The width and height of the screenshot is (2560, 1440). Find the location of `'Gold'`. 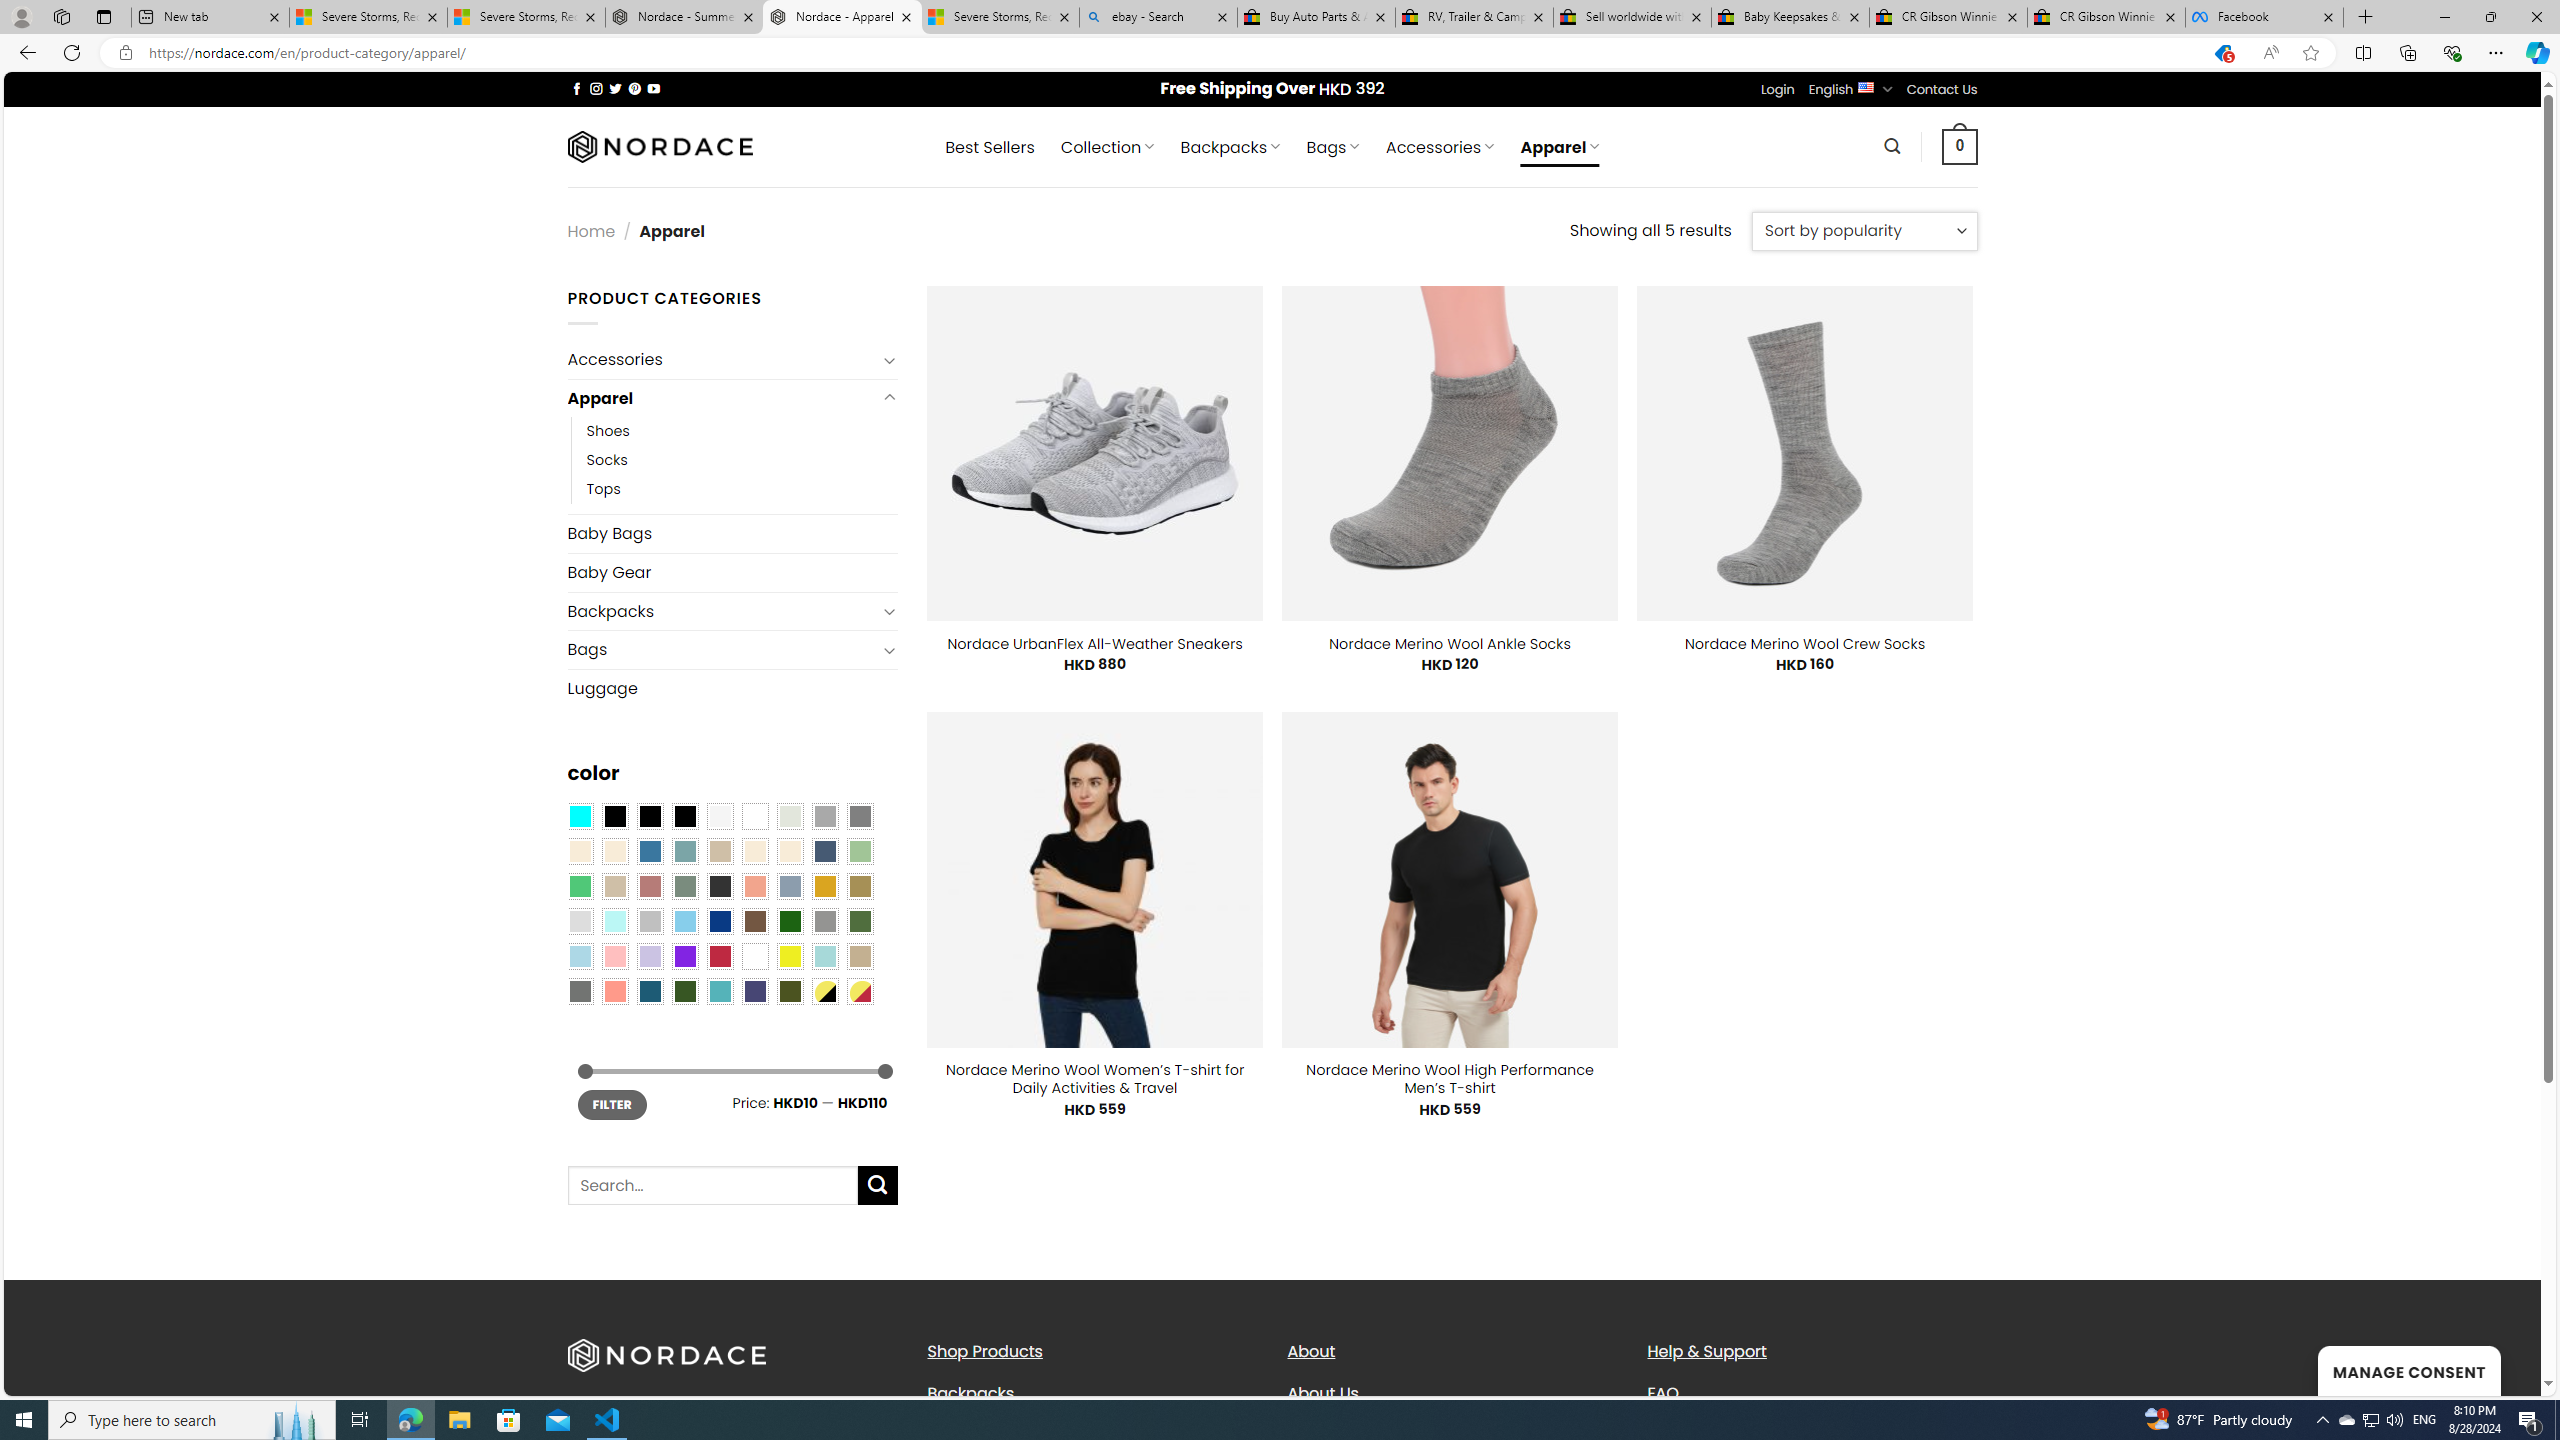

'Gold' is located at coordinates (823, 884).